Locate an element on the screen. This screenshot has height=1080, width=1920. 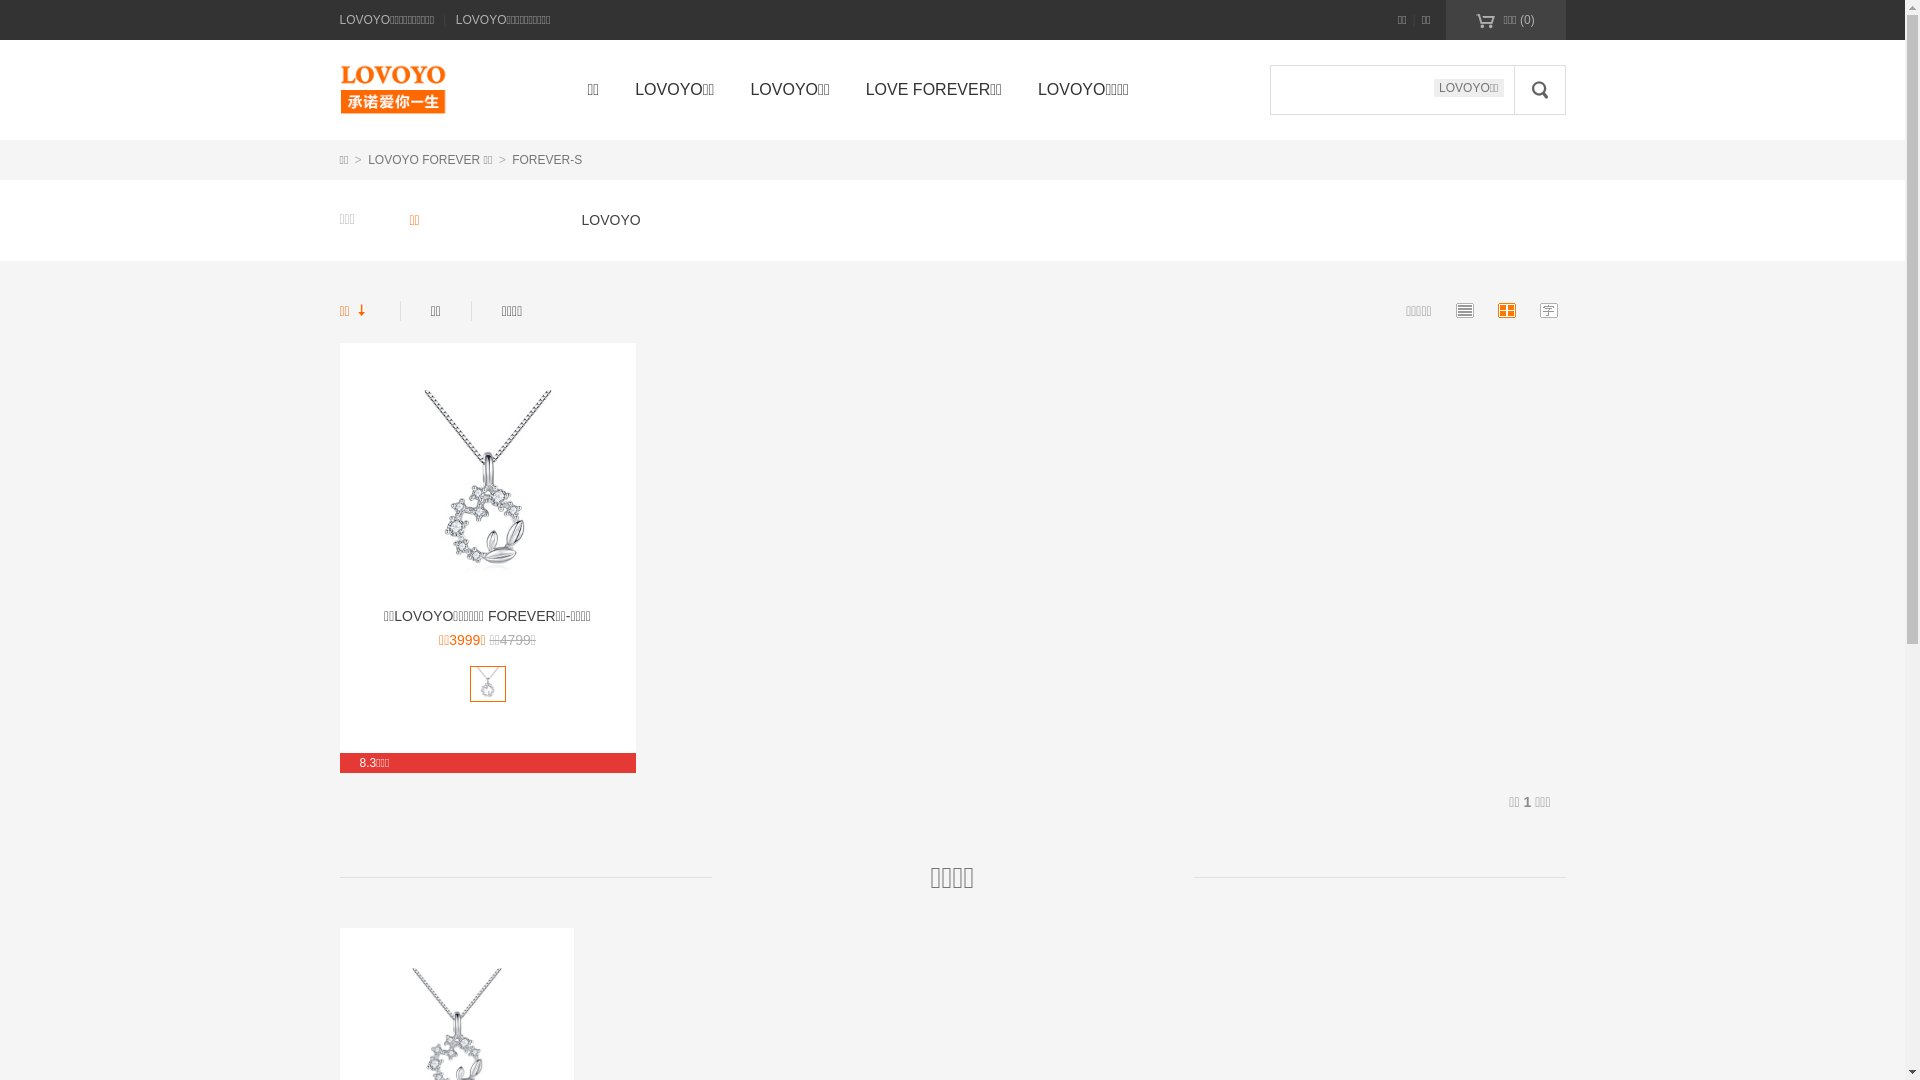
'LOVOYO' is located at coordinates (340, 88).